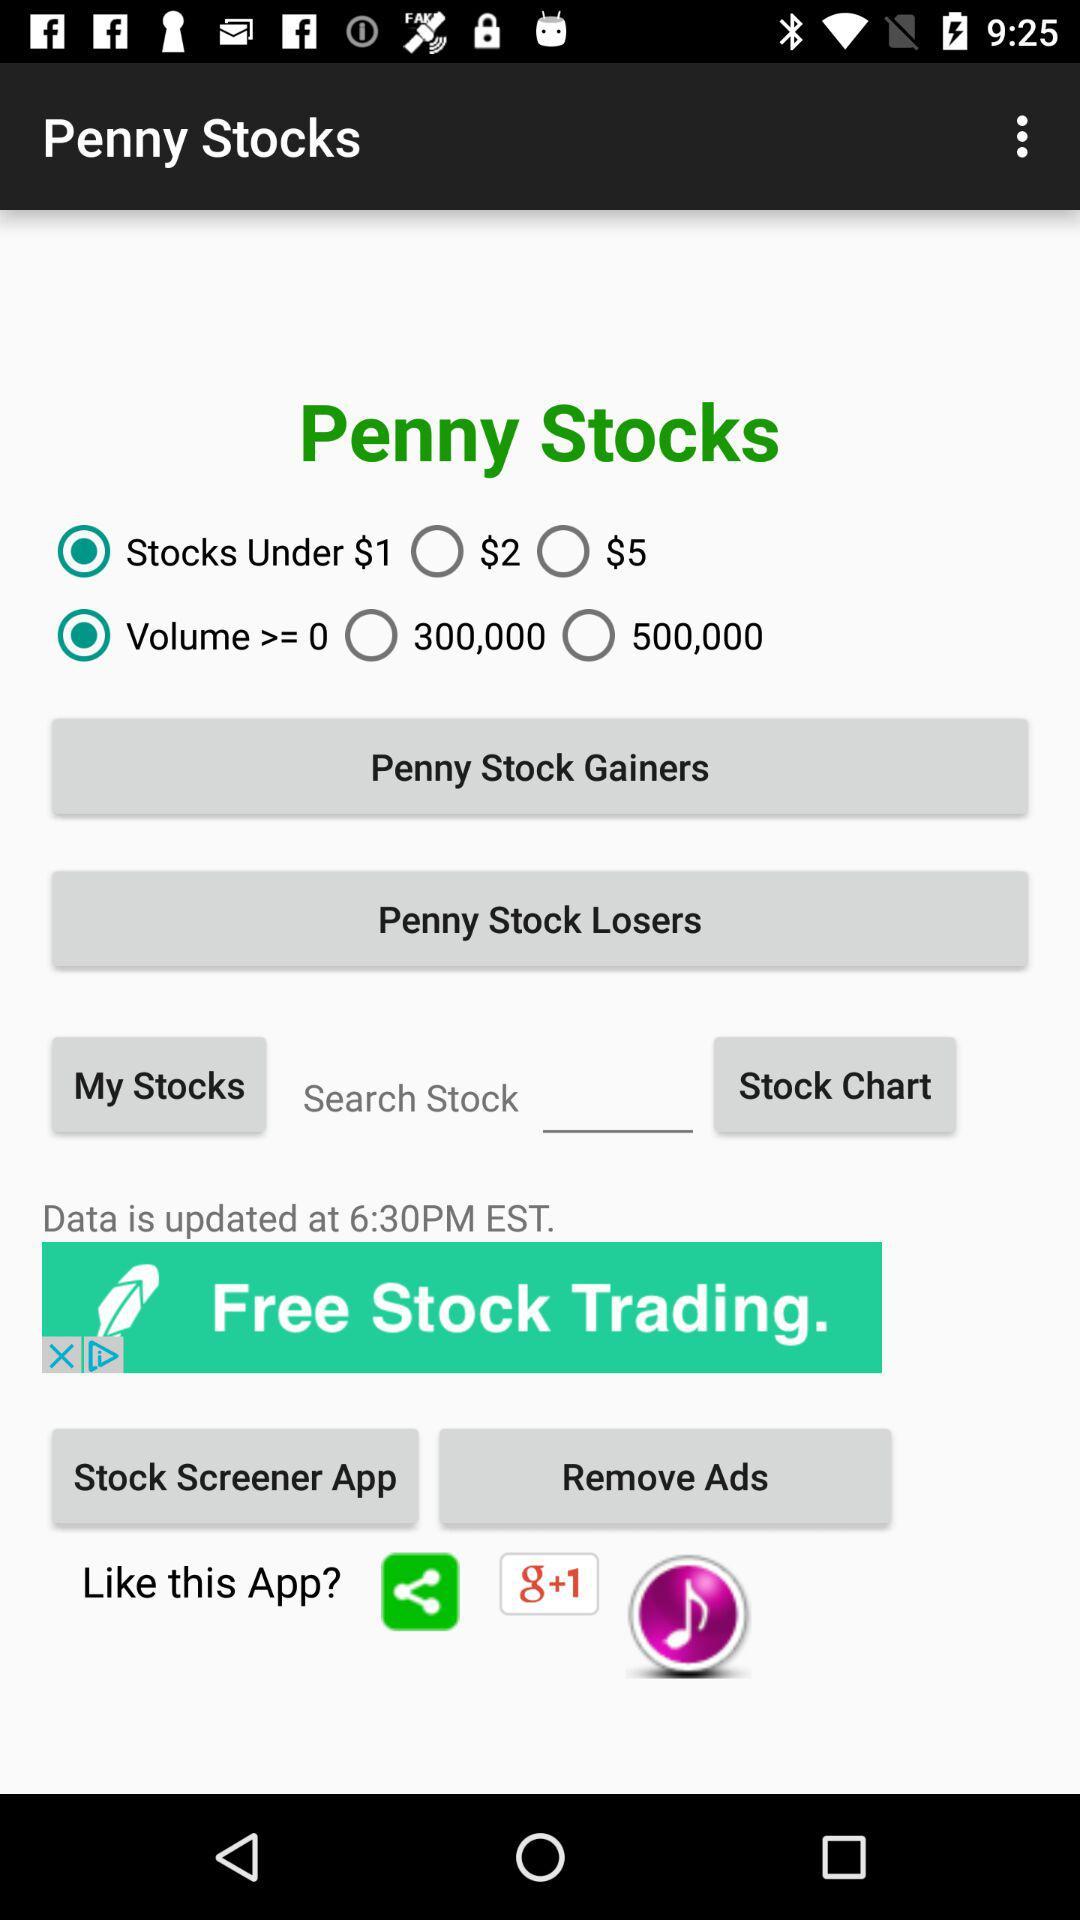 The width and height of the screenshot is (1080, 1920). Describe the element at coordinates (687, 1615) in the screenshot. I see `icon below the remove ads` at that location.